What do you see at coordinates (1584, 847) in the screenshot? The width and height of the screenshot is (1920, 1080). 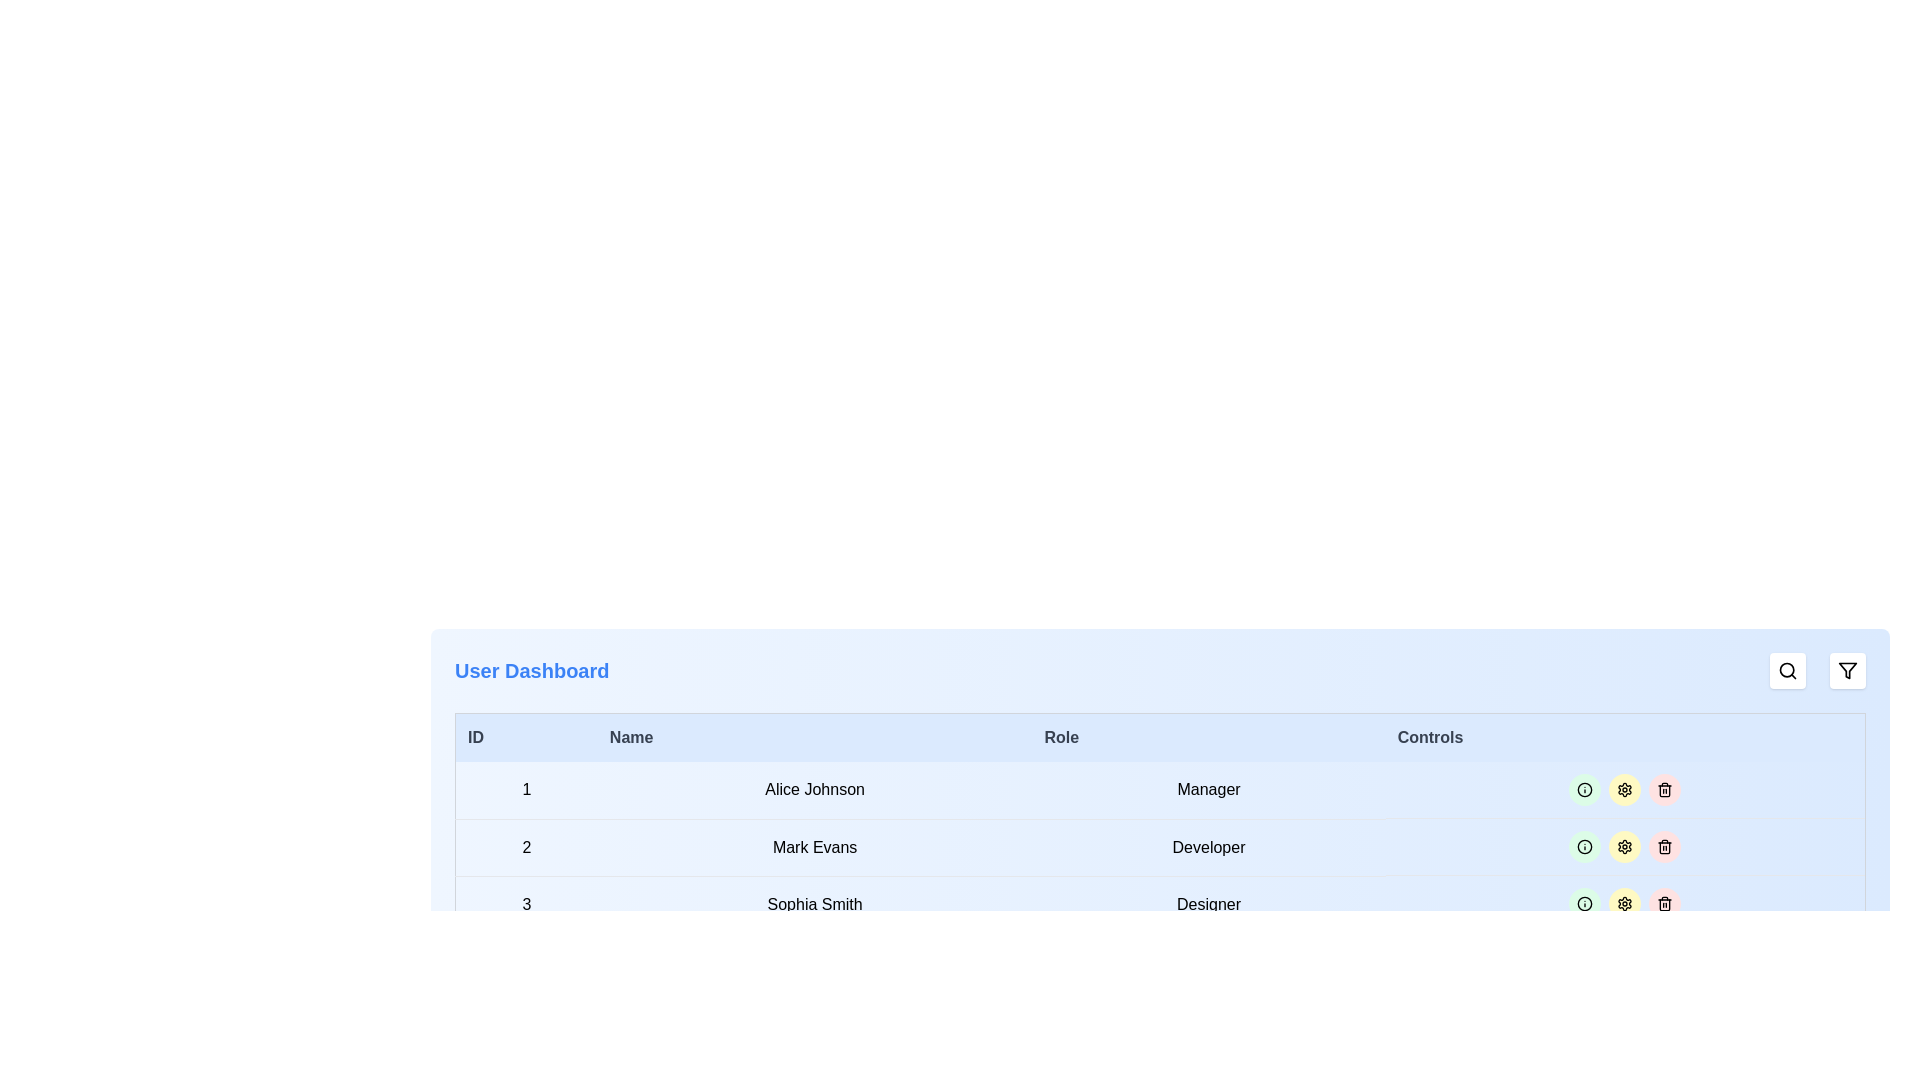 I see `the circular graphic element with a radius of 10 units located in the 'Controls' column of the interface, adjacent to an action button` at bounding box center [1584, 847].